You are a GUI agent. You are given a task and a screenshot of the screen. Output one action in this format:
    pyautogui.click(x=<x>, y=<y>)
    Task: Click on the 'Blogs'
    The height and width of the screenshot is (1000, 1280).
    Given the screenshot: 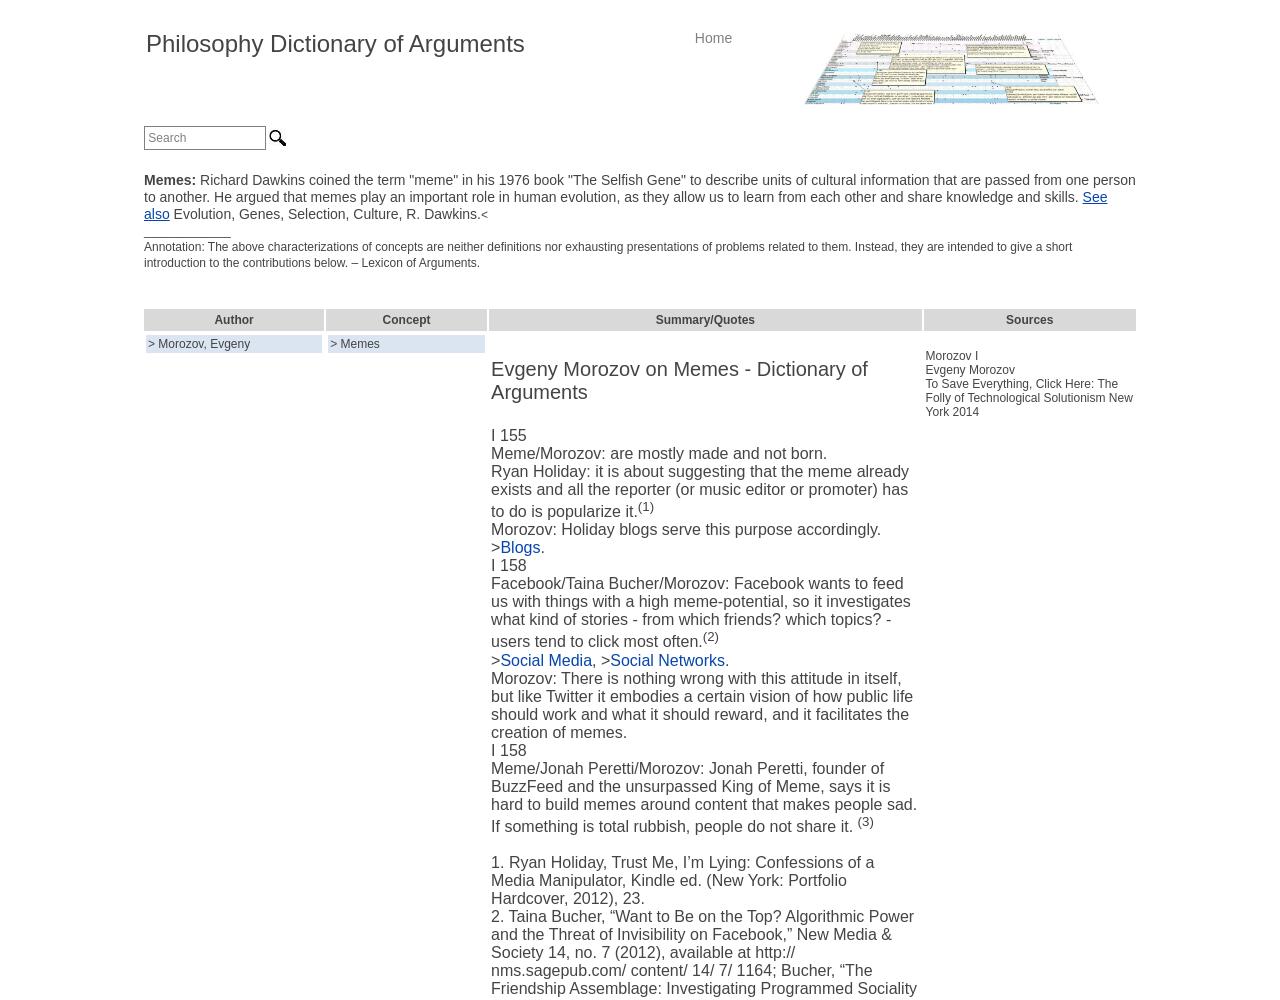 What is the action you would take?
    pyautogui.click(x=519, y=547)
    